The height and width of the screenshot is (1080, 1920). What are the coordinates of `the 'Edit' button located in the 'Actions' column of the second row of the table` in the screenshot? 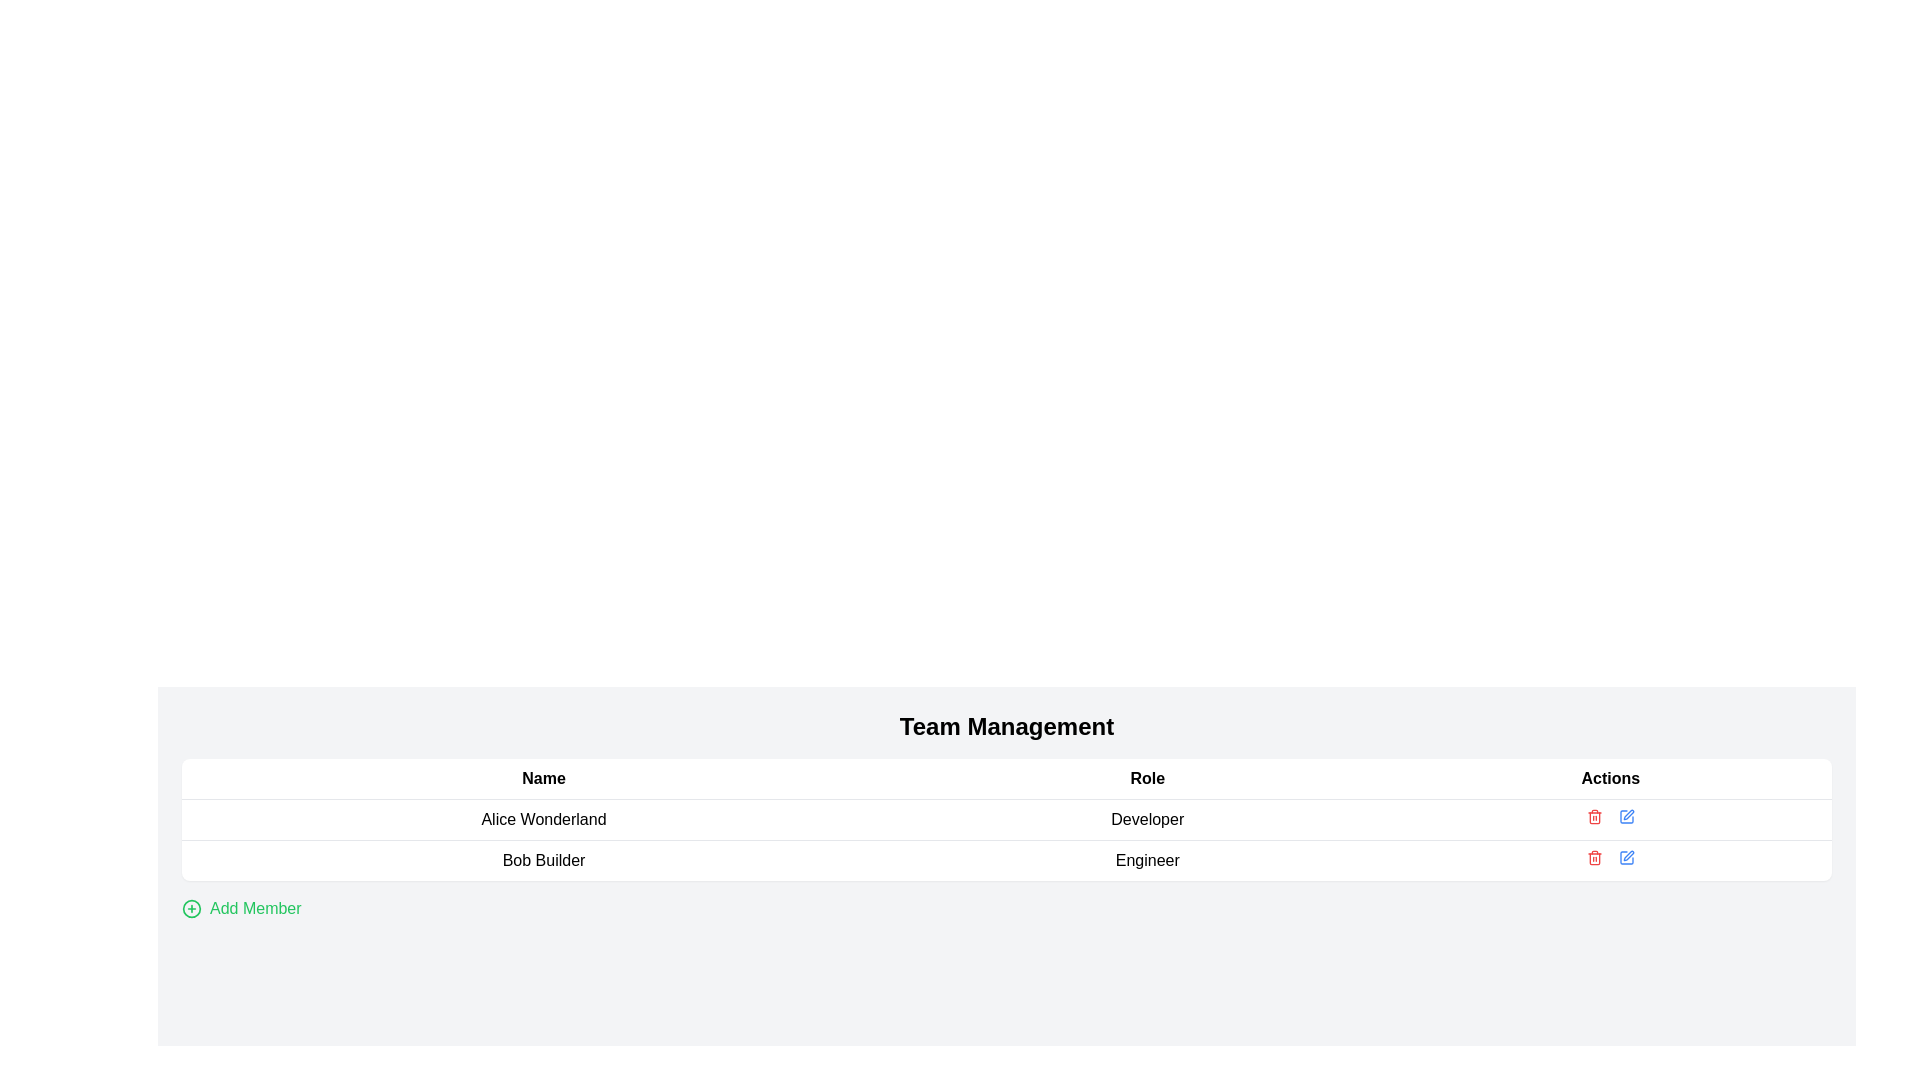 It's located at (1626, 856).